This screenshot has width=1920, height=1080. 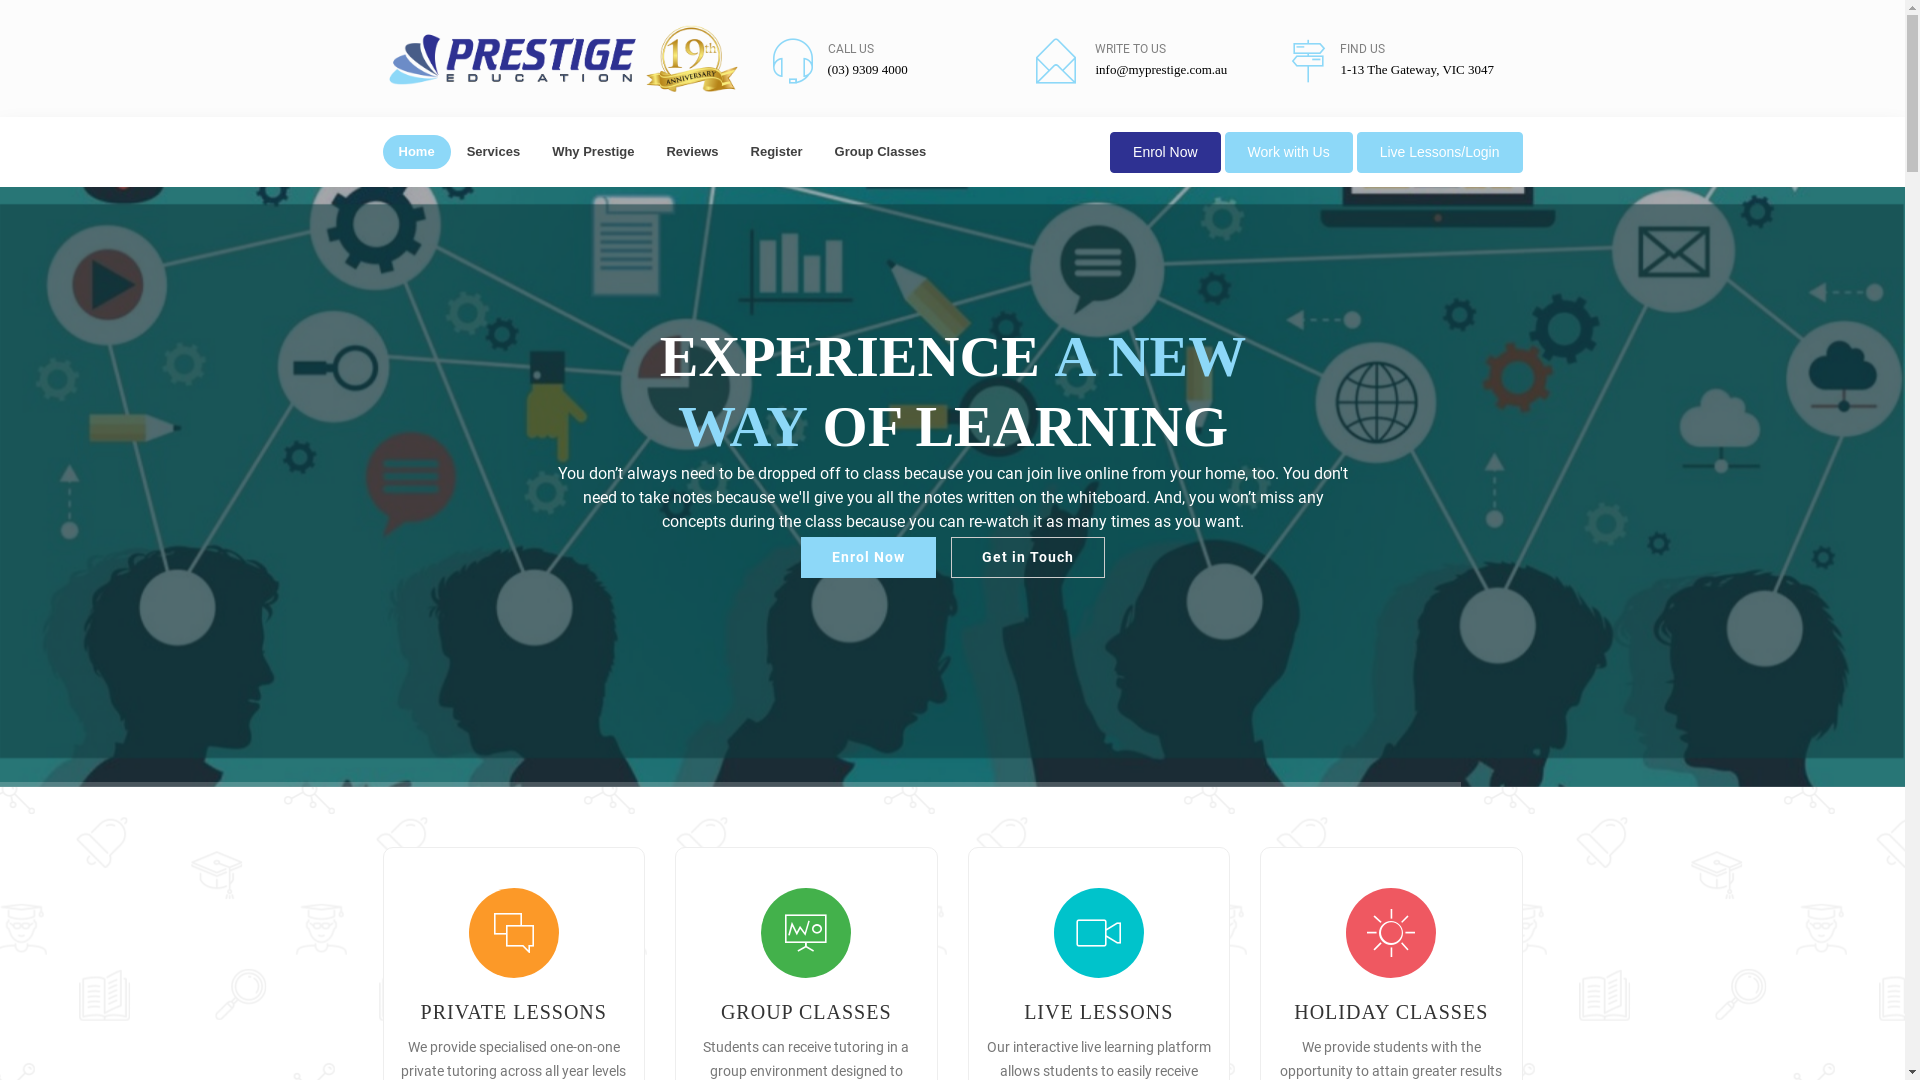 I want to click on 'HOLIDAY CLASSES', so click(x=1390, y=1011).